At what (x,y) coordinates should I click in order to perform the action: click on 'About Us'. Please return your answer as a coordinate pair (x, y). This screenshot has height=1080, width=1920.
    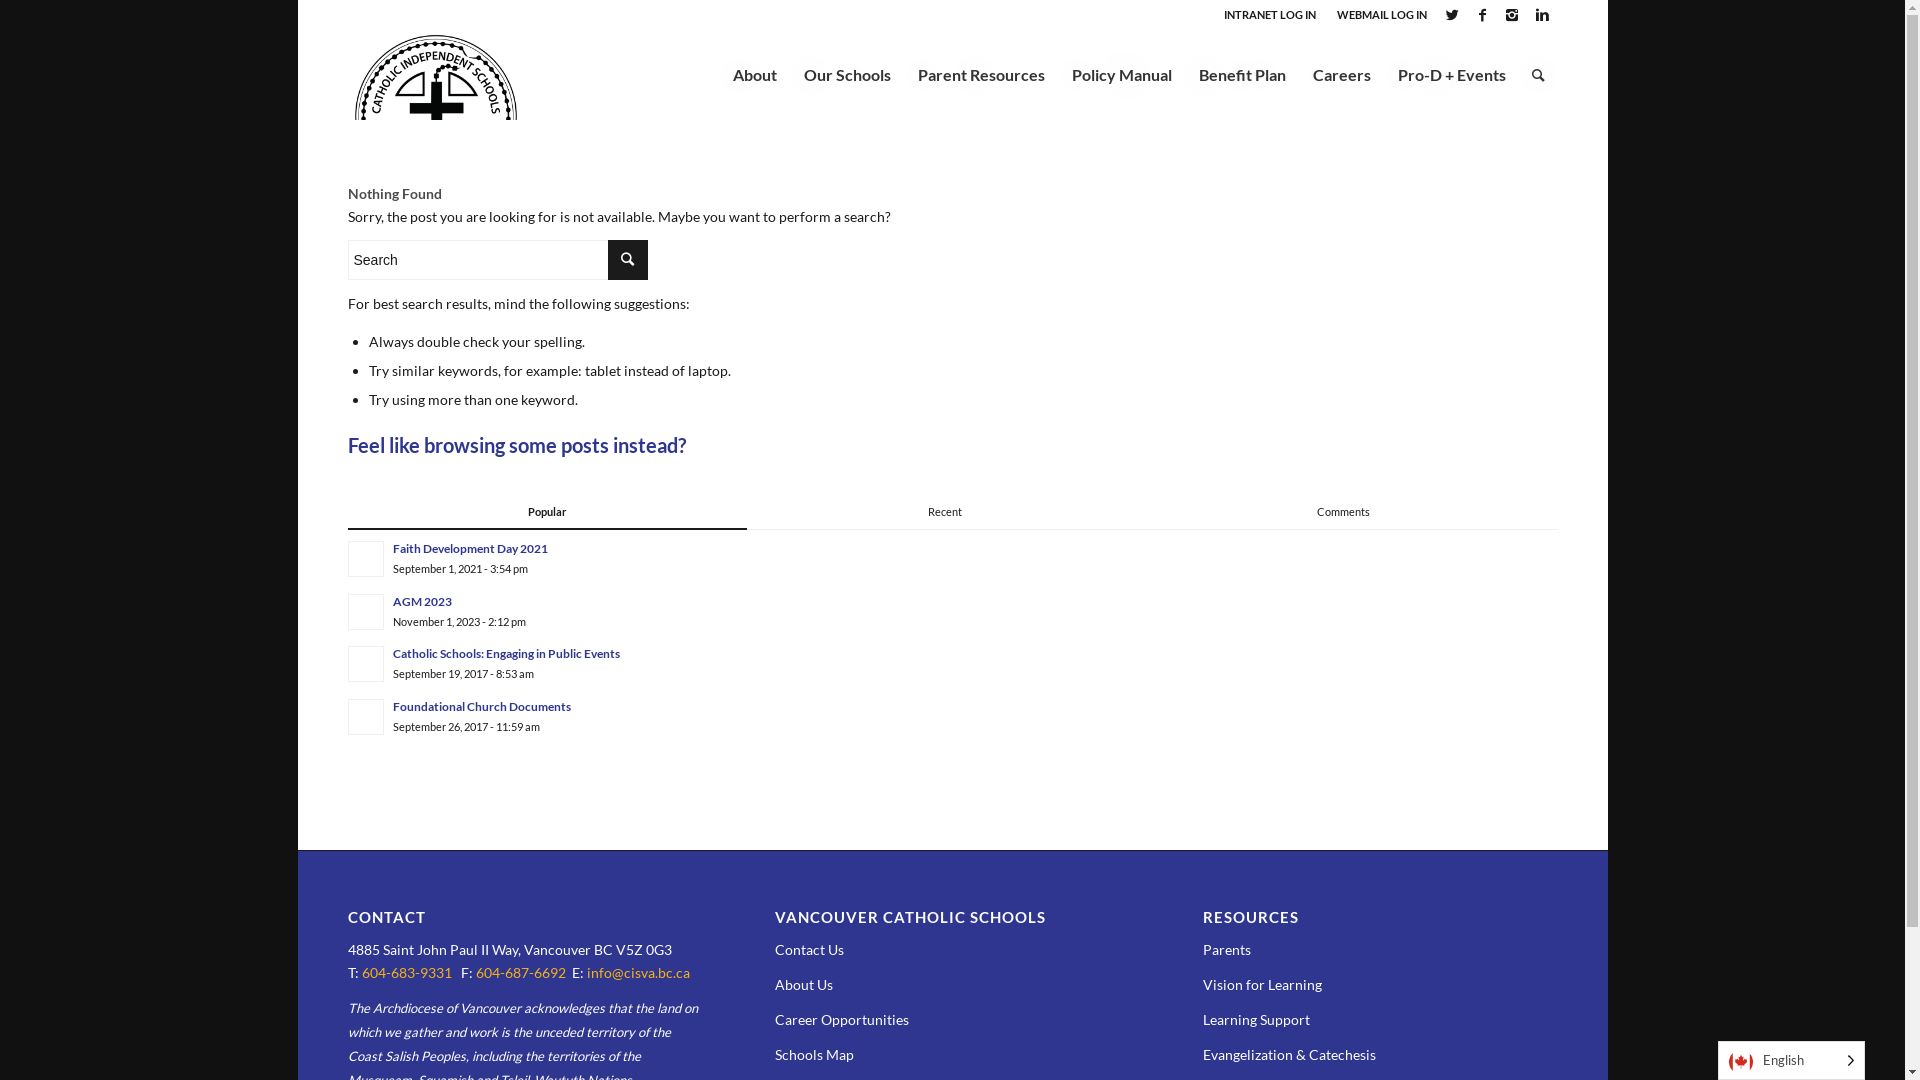
    Looking at the image, I should click on (803, 983).